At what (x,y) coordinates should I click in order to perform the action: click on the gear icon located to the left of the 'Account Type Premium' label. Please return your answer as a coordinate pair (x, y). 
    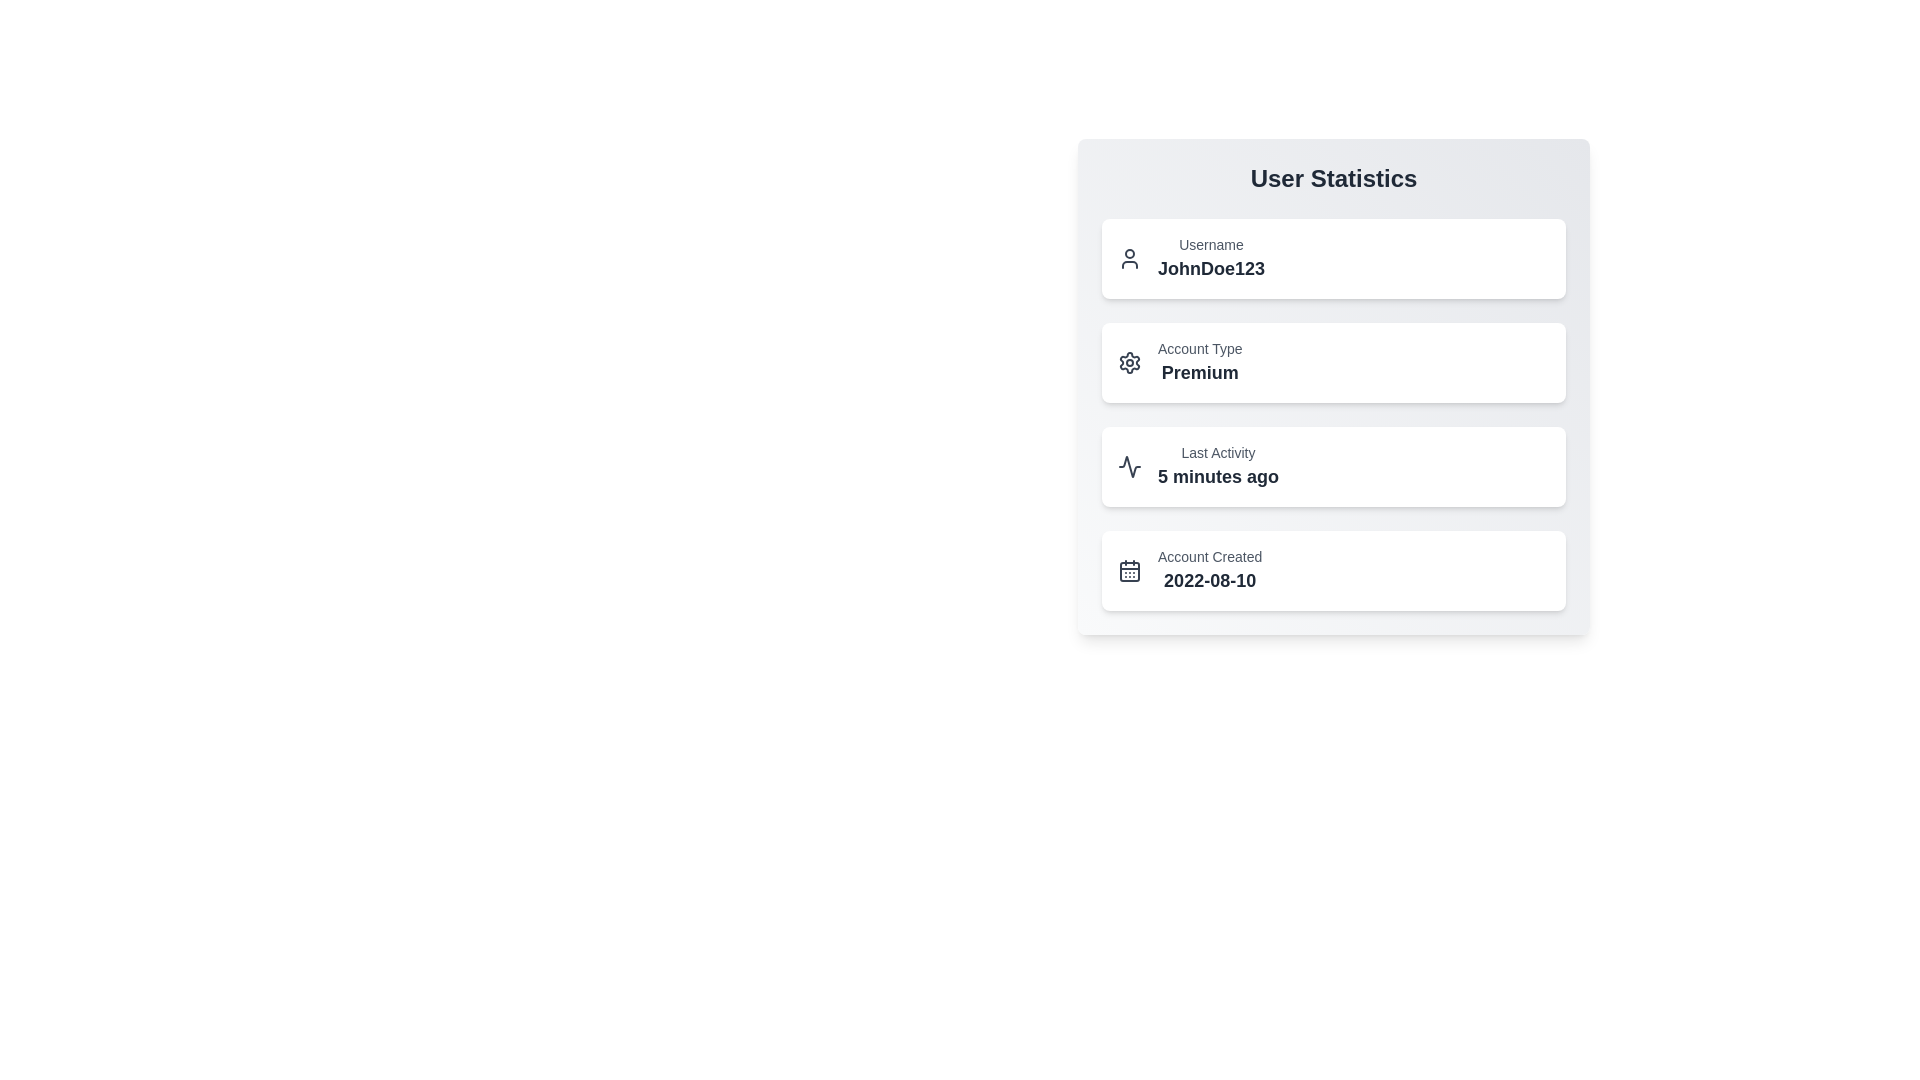
    Looking at the image, I should click on (1129, 362).